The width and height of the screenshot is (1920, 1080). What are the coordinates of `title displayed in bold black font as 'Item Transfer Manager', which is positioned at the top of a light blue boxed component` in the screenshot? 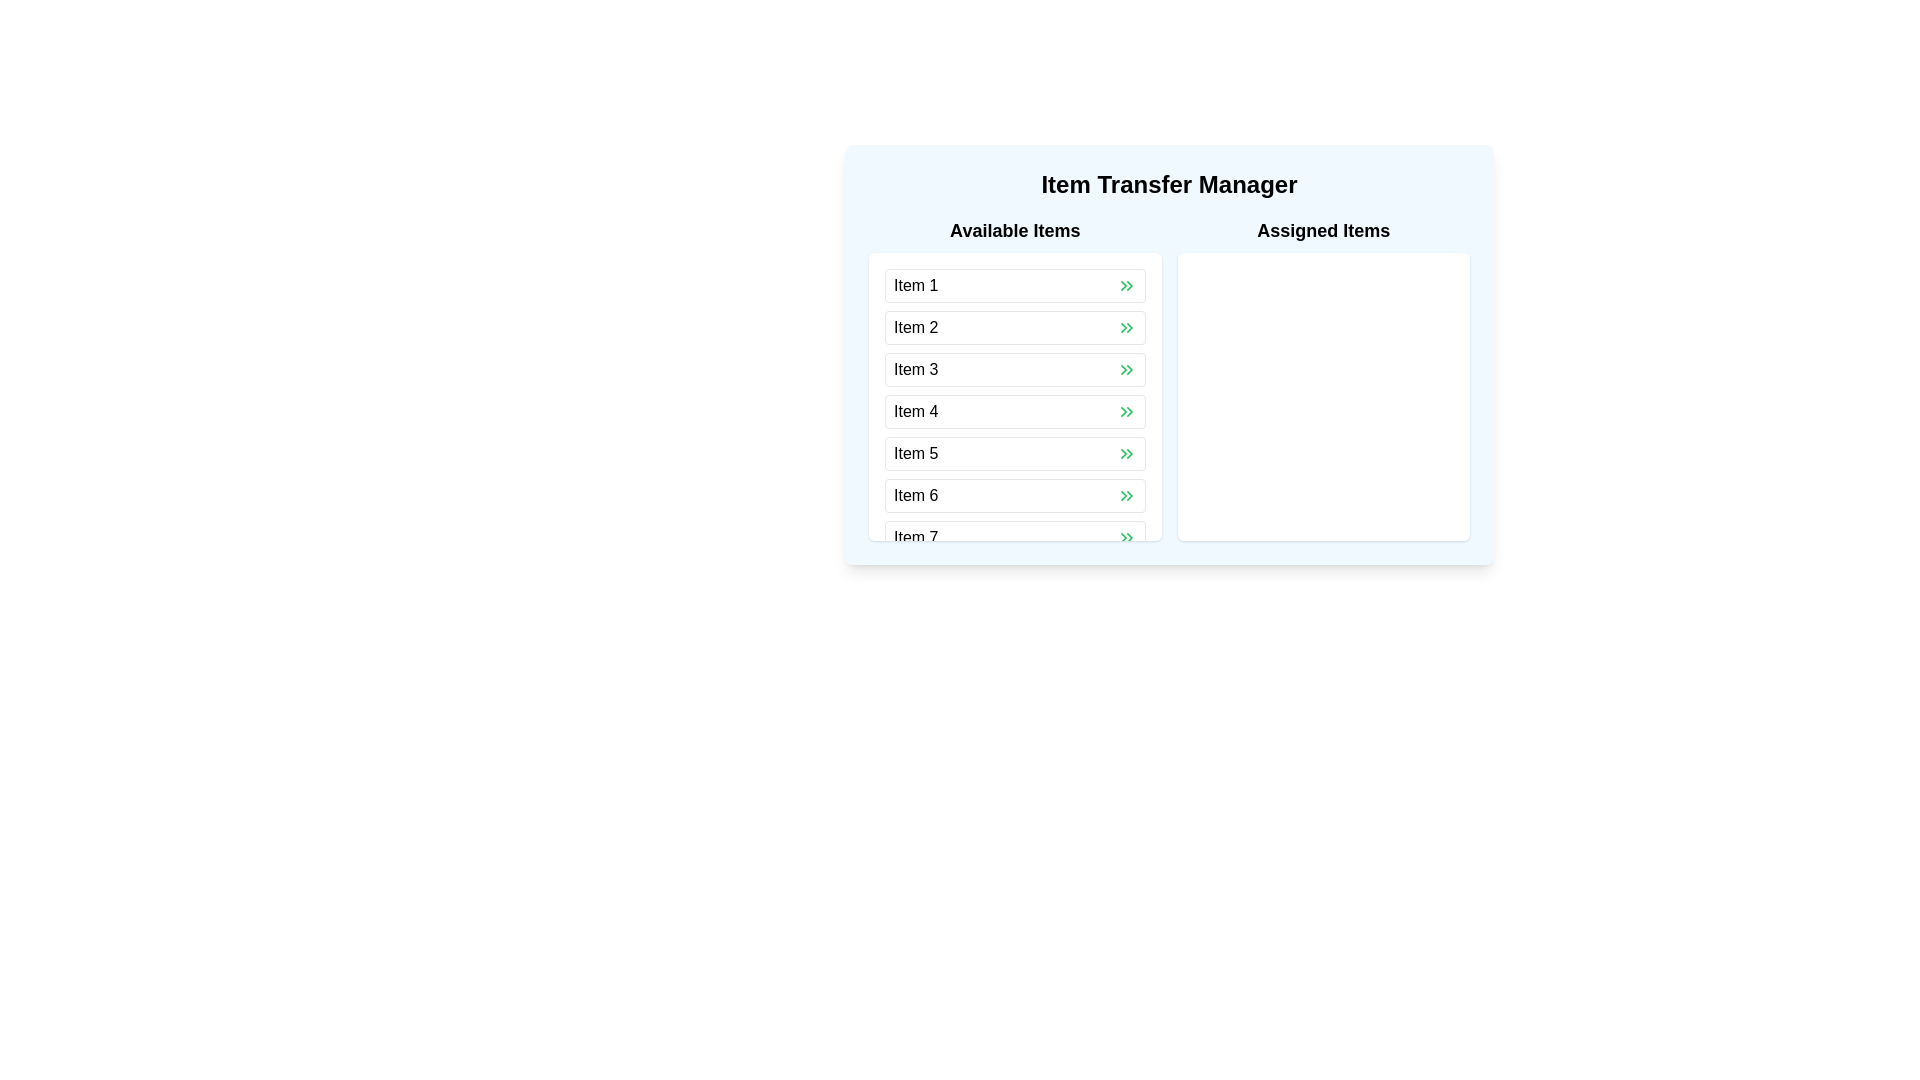 It's located at (1169, 185).